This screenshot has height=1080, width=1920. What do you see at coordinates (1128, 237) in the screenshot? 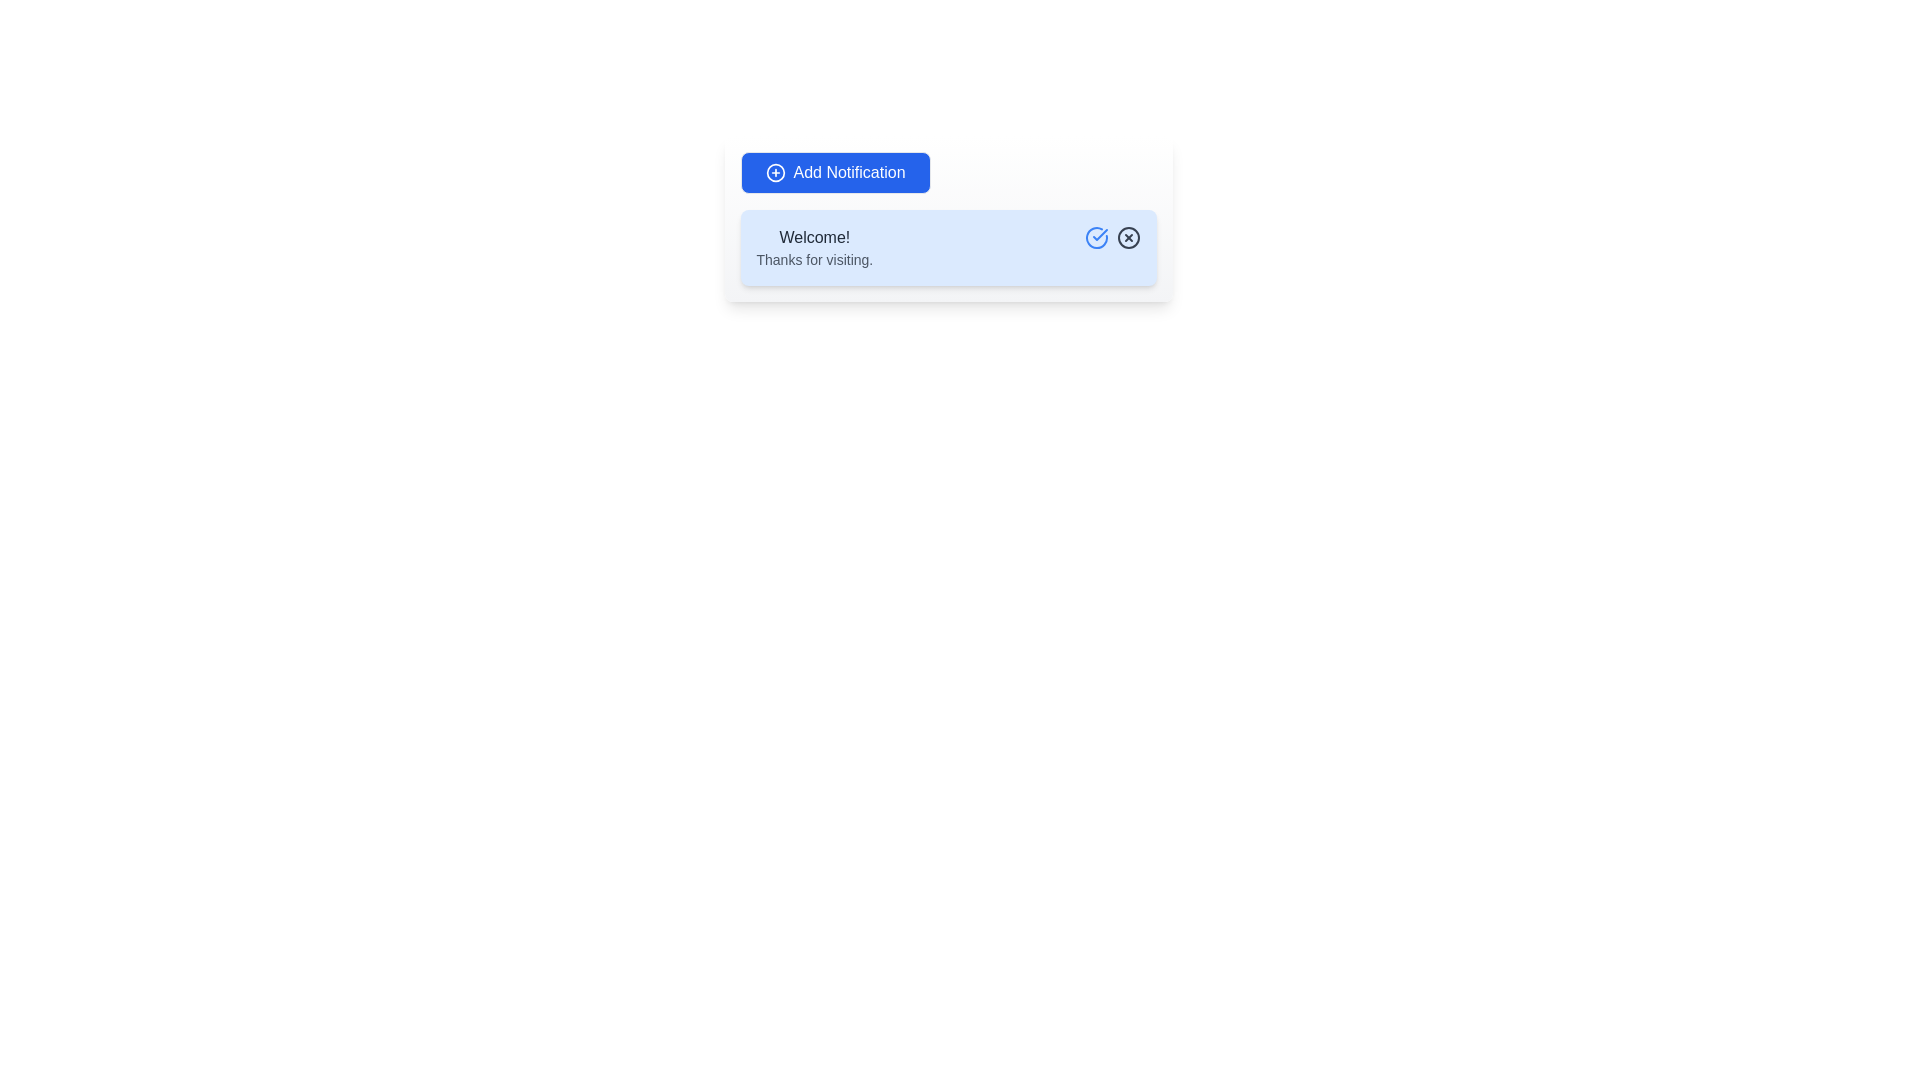
I see `the circular close button, which features a dark border, a light background, and an 'X' symbol, located at the far right of the notification card` at bounding box center [1128, 237].